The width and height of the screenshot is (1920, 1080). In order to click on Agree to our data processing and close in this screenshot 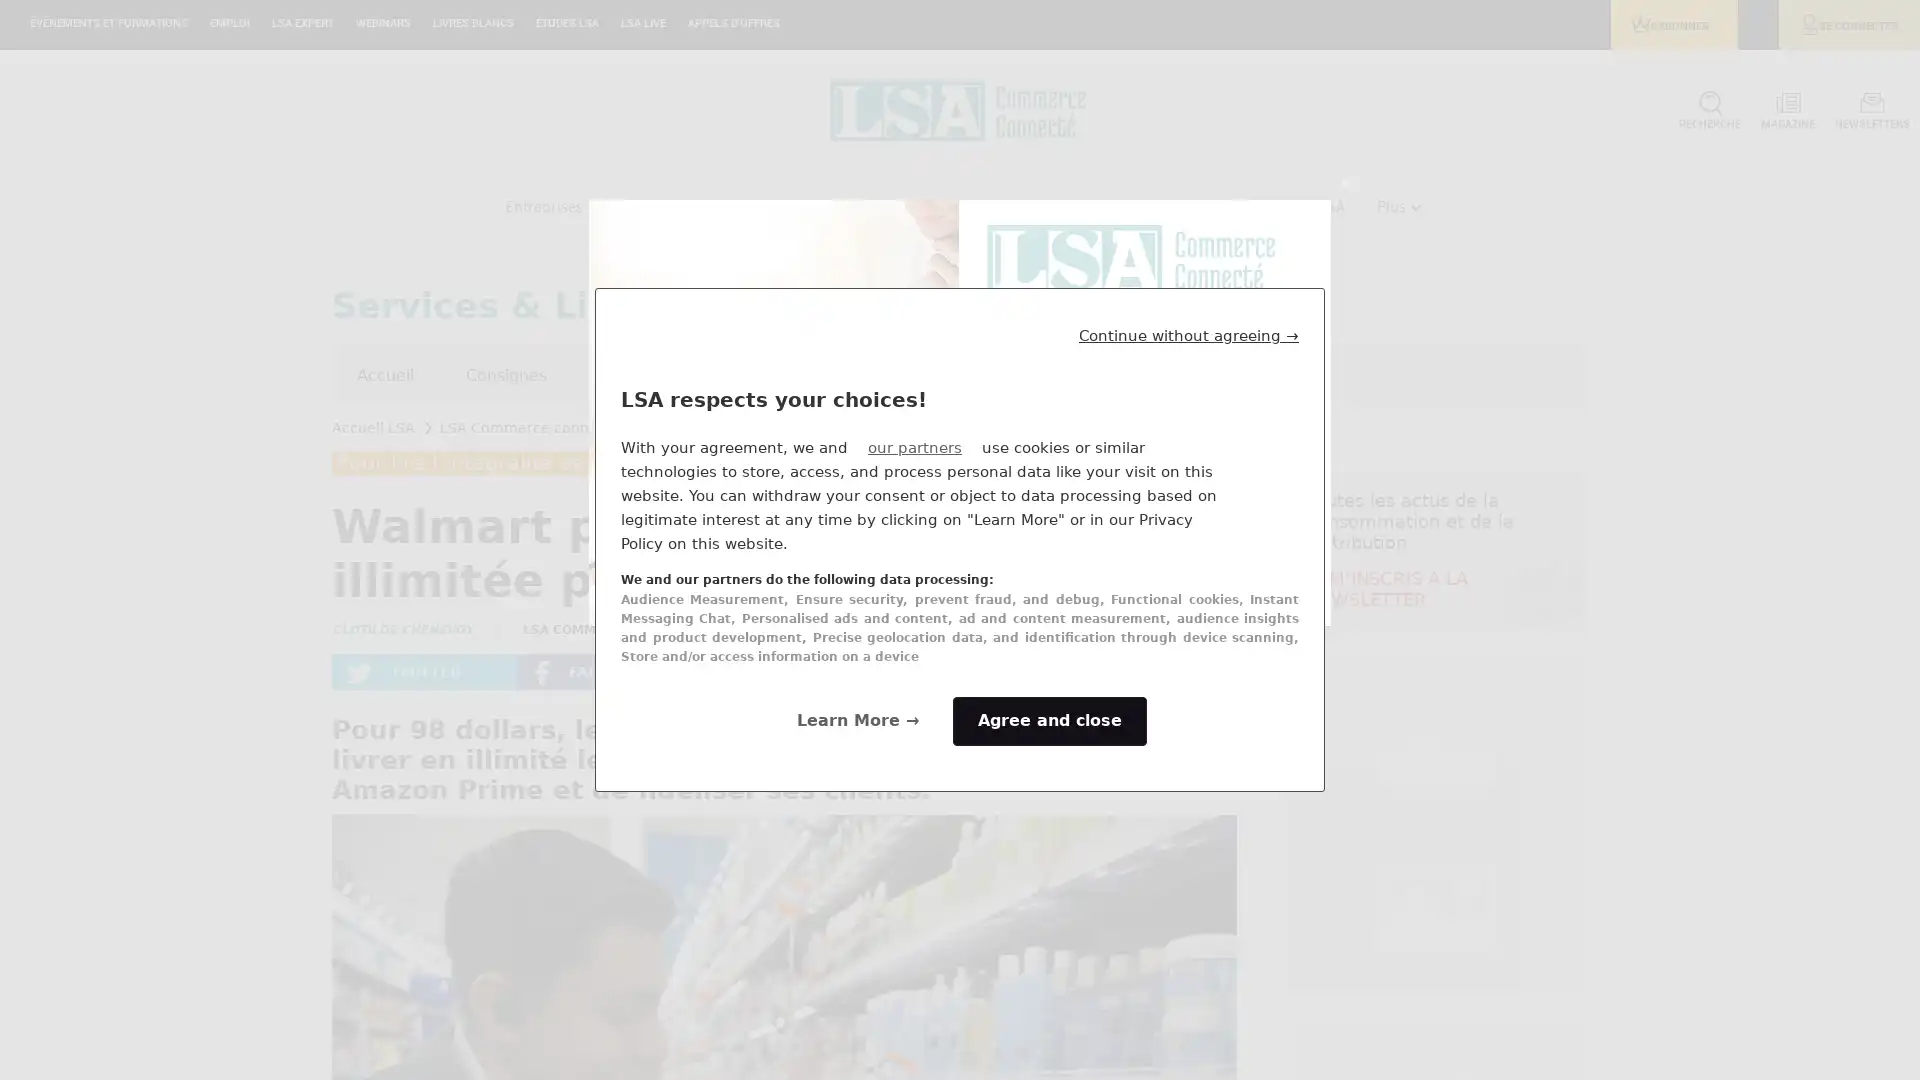, I will do `click(1049, 721)`.